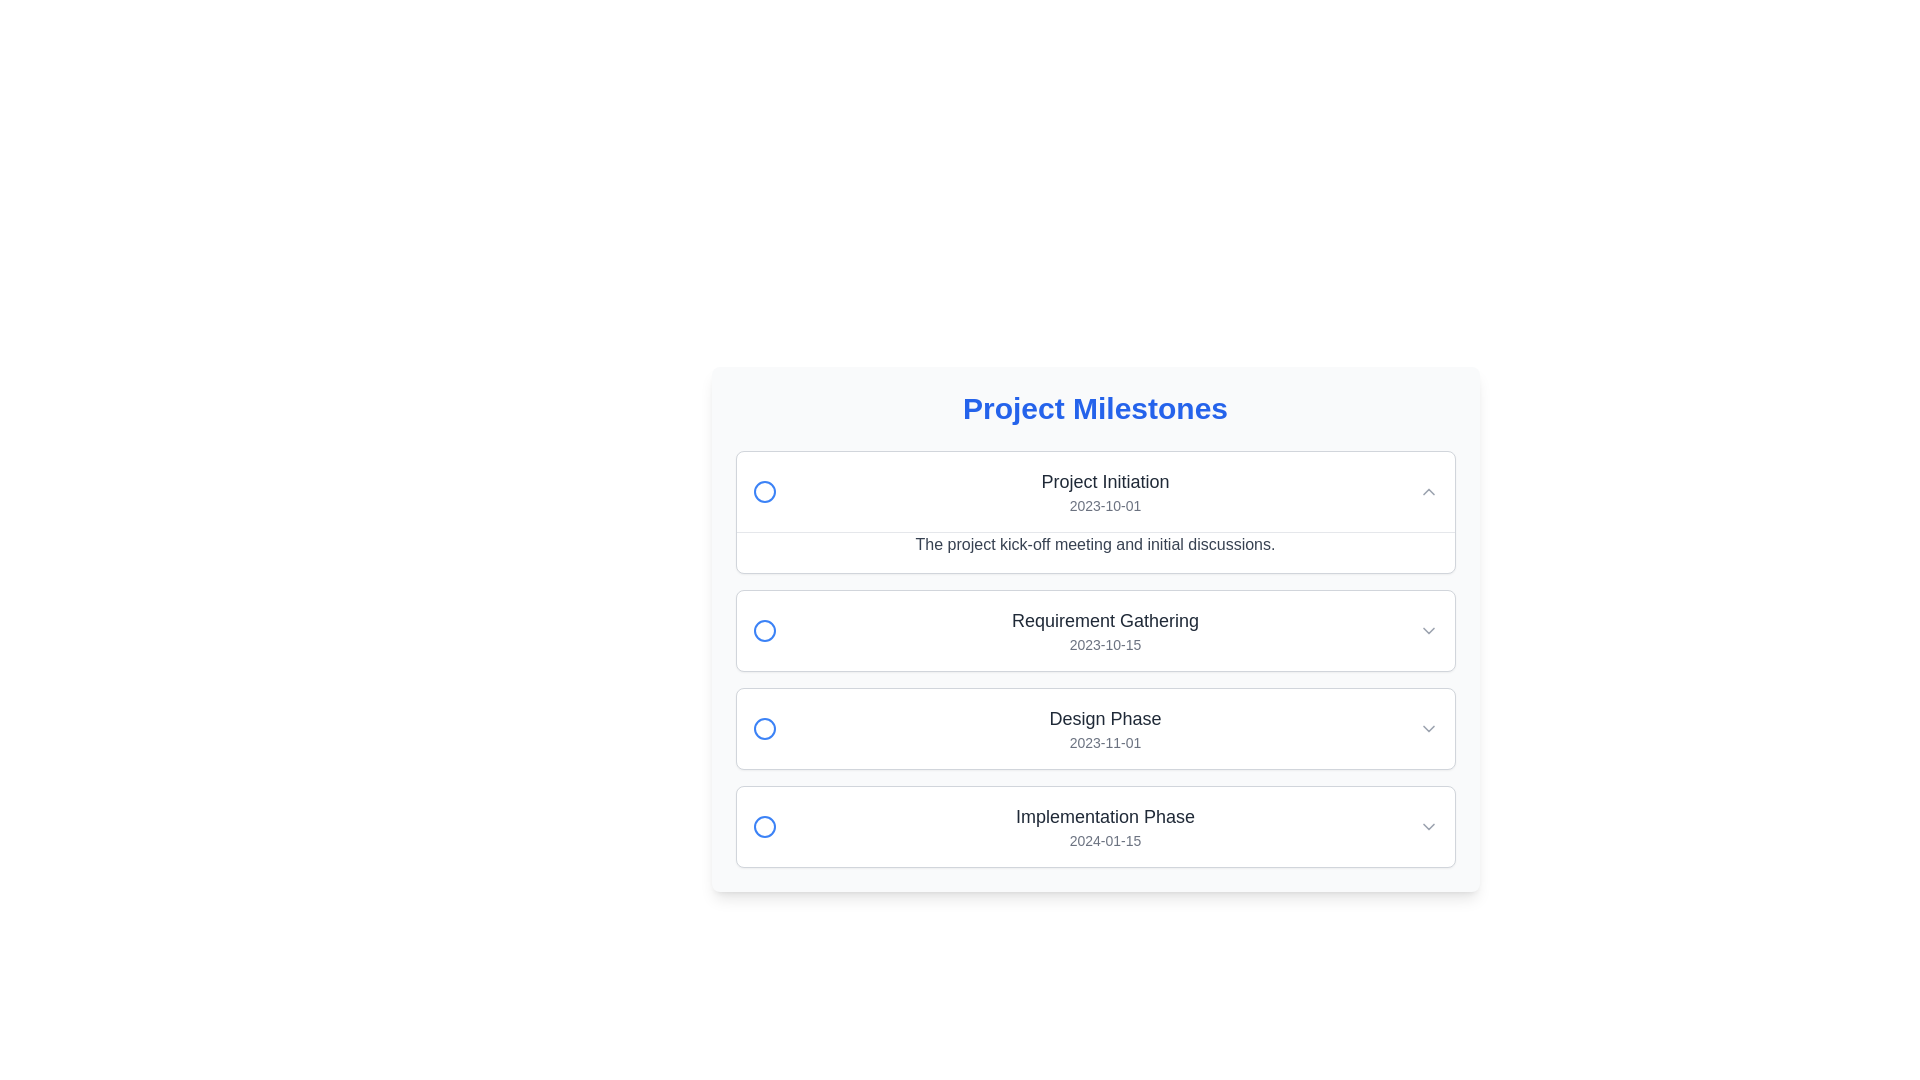 The height and width of the screenshot is (1080, 1920). What do you see at coordinates (1094, 729) in the screenshot?
I see `the third list item representing the 'Design Phase' milestone` at bounding box center [1094, 729].